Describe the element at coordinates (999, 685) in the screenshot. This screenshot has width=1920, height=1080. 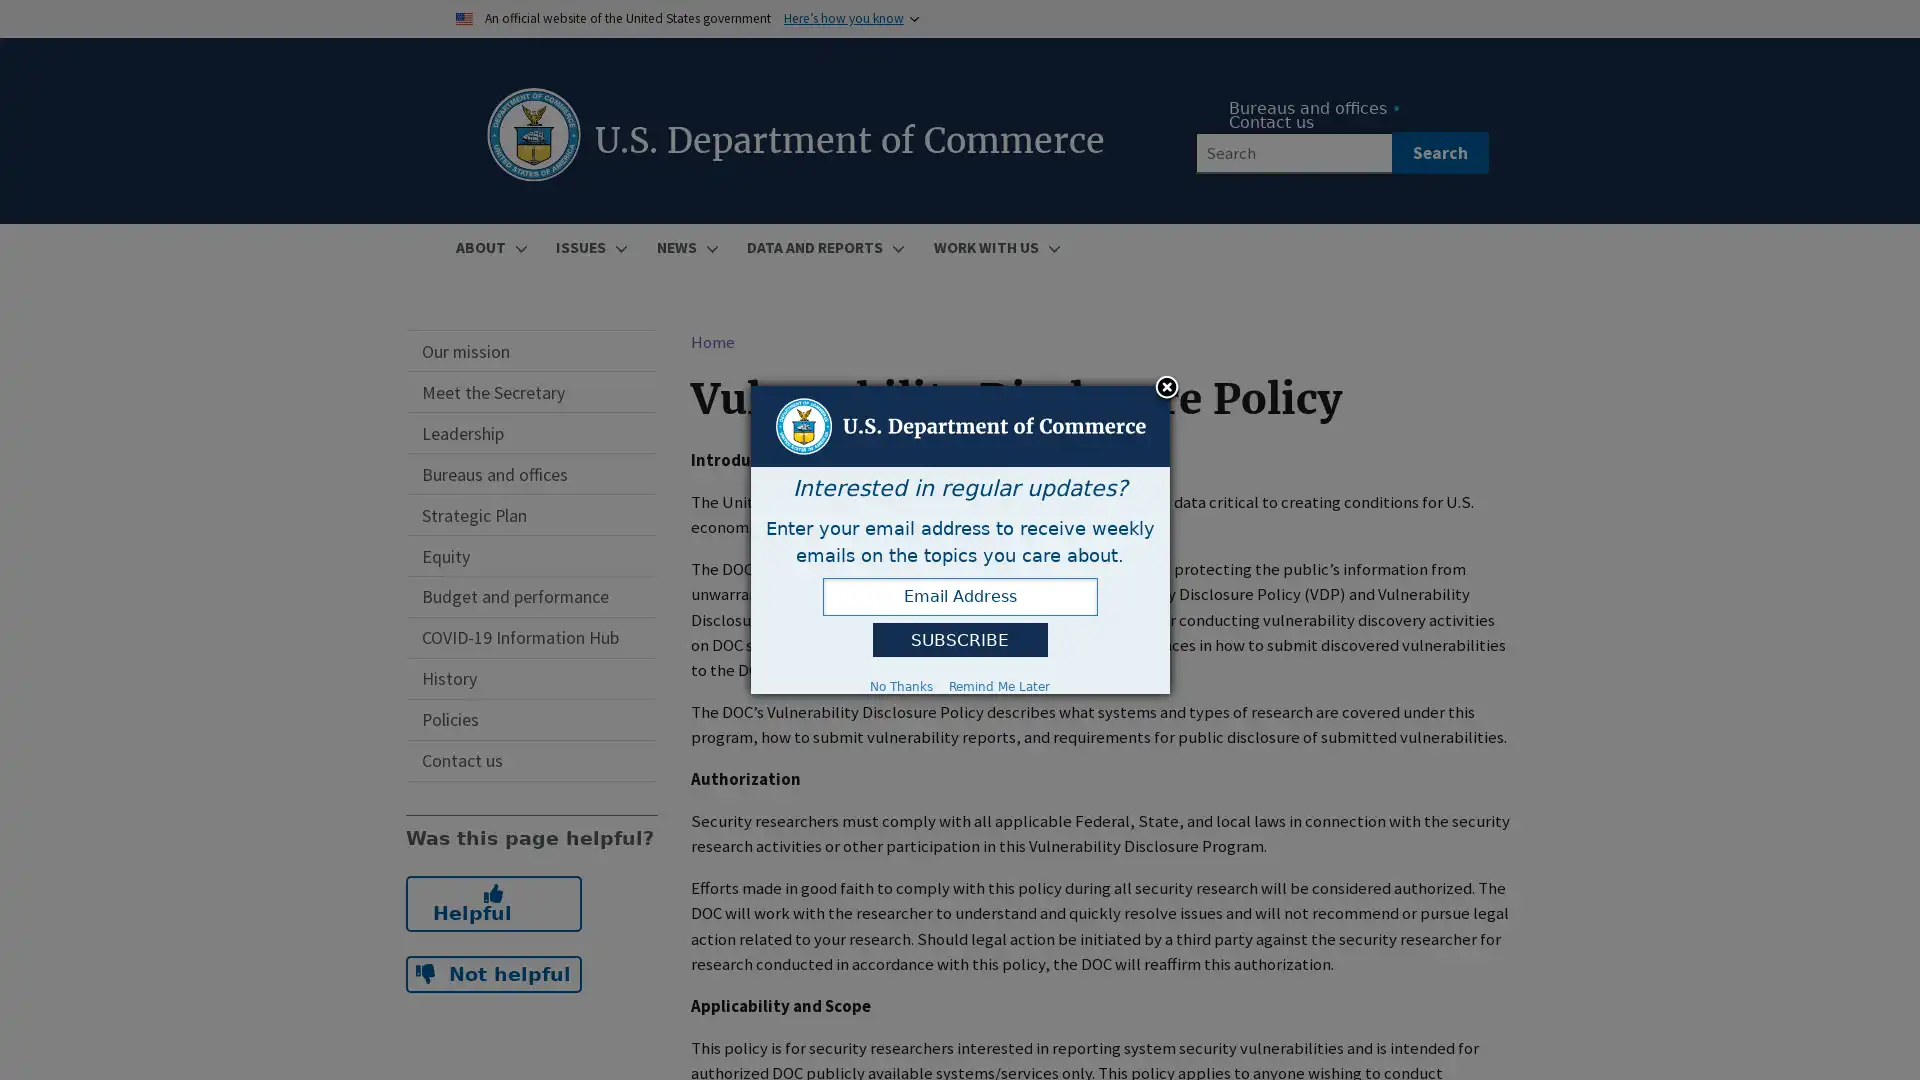
I see `Remind Me Later` at that location.